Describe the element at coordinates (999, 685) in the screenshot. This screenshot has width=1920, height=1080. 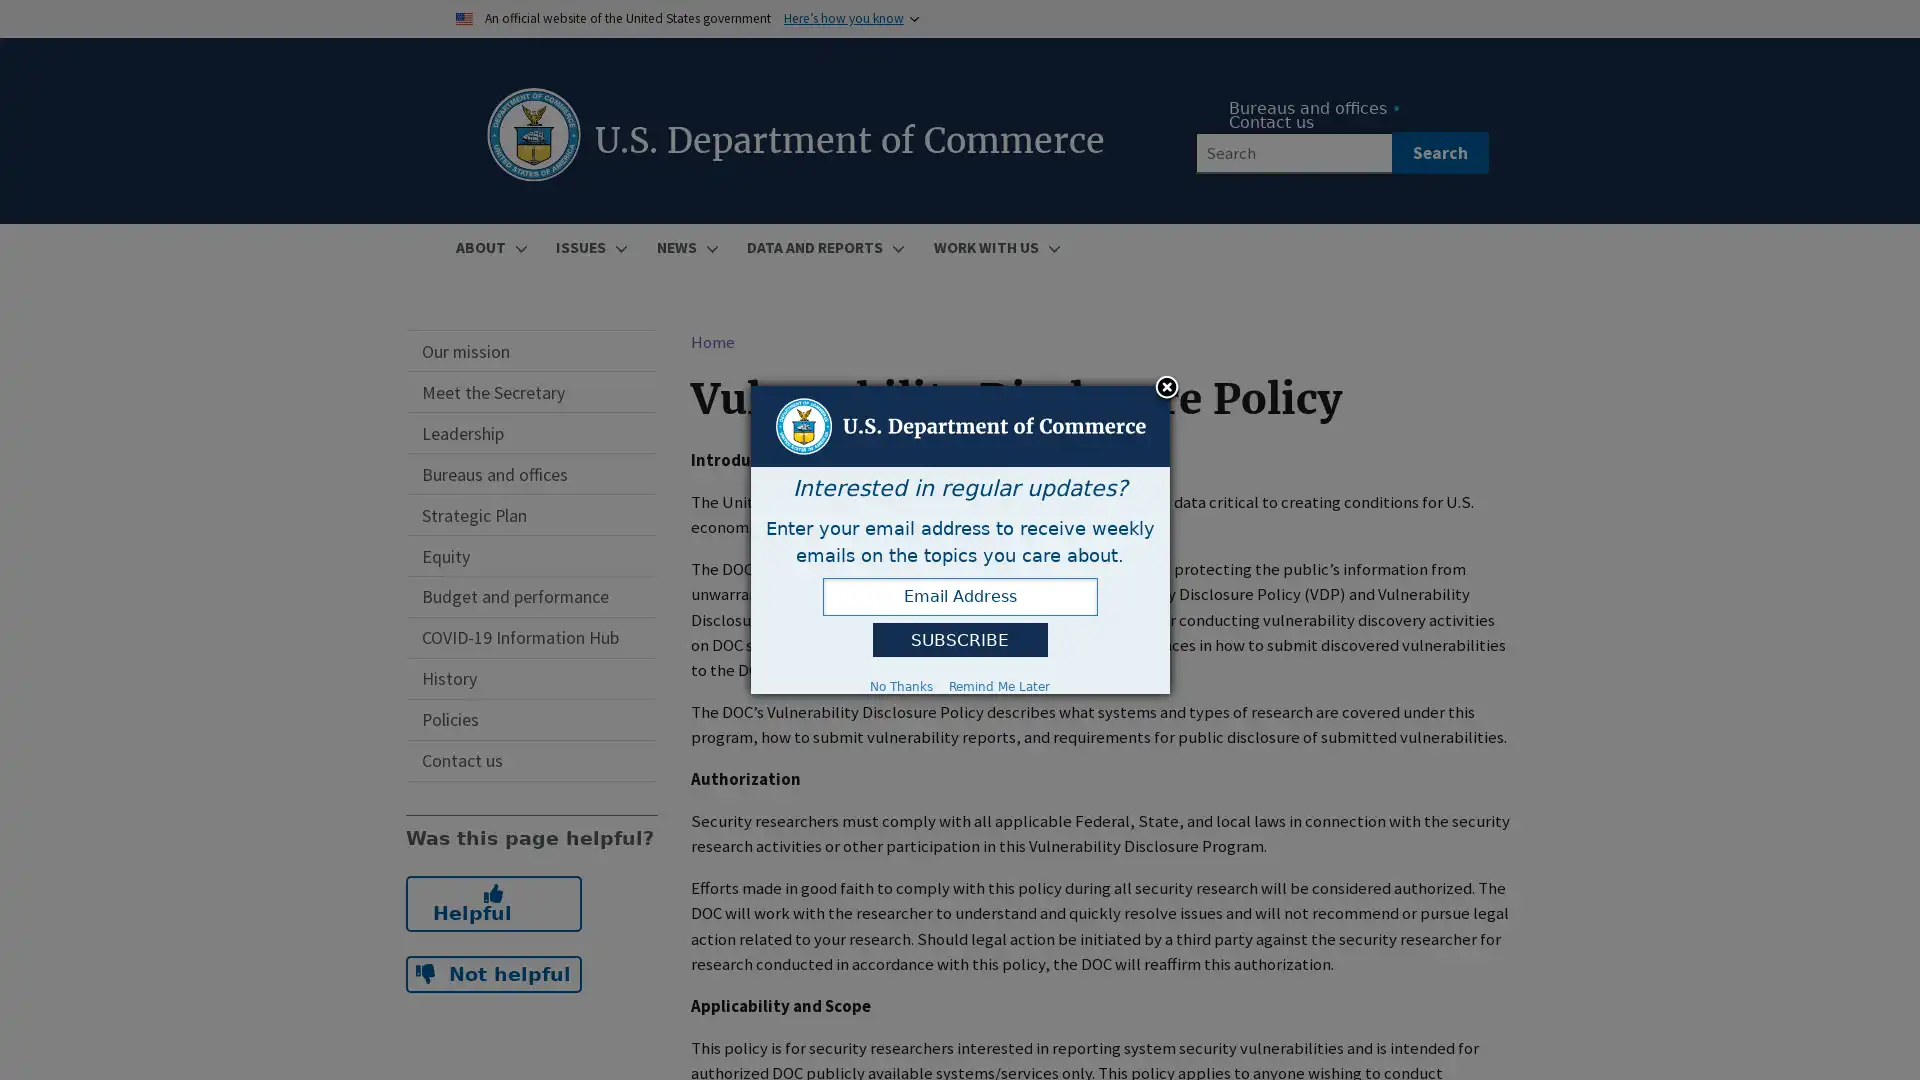
I see `Remind Me Later` at that location.